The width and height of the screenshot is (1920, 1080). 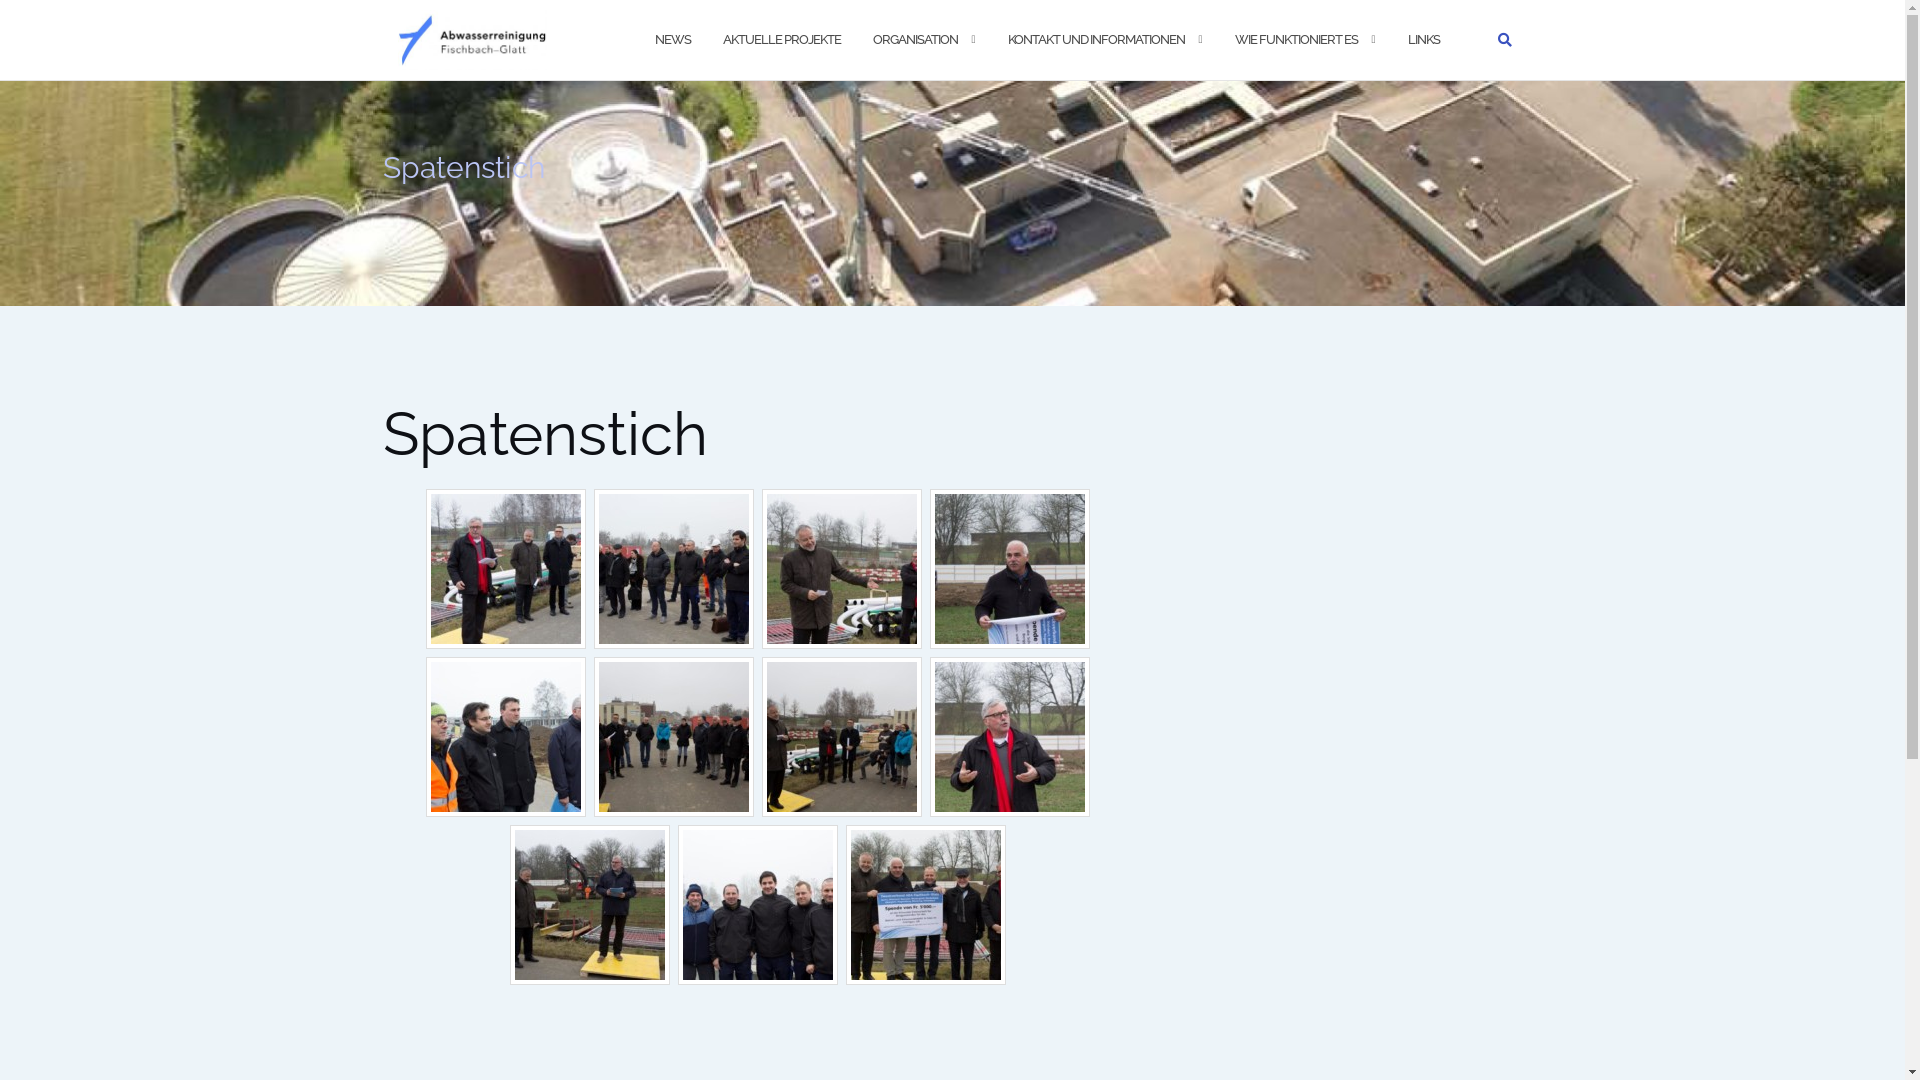 What do you see at coordinates (1295, 40) in the screenshot?
I see `'WIE FUNKTIONIERT ES'` at bounding box center [1295, 40].